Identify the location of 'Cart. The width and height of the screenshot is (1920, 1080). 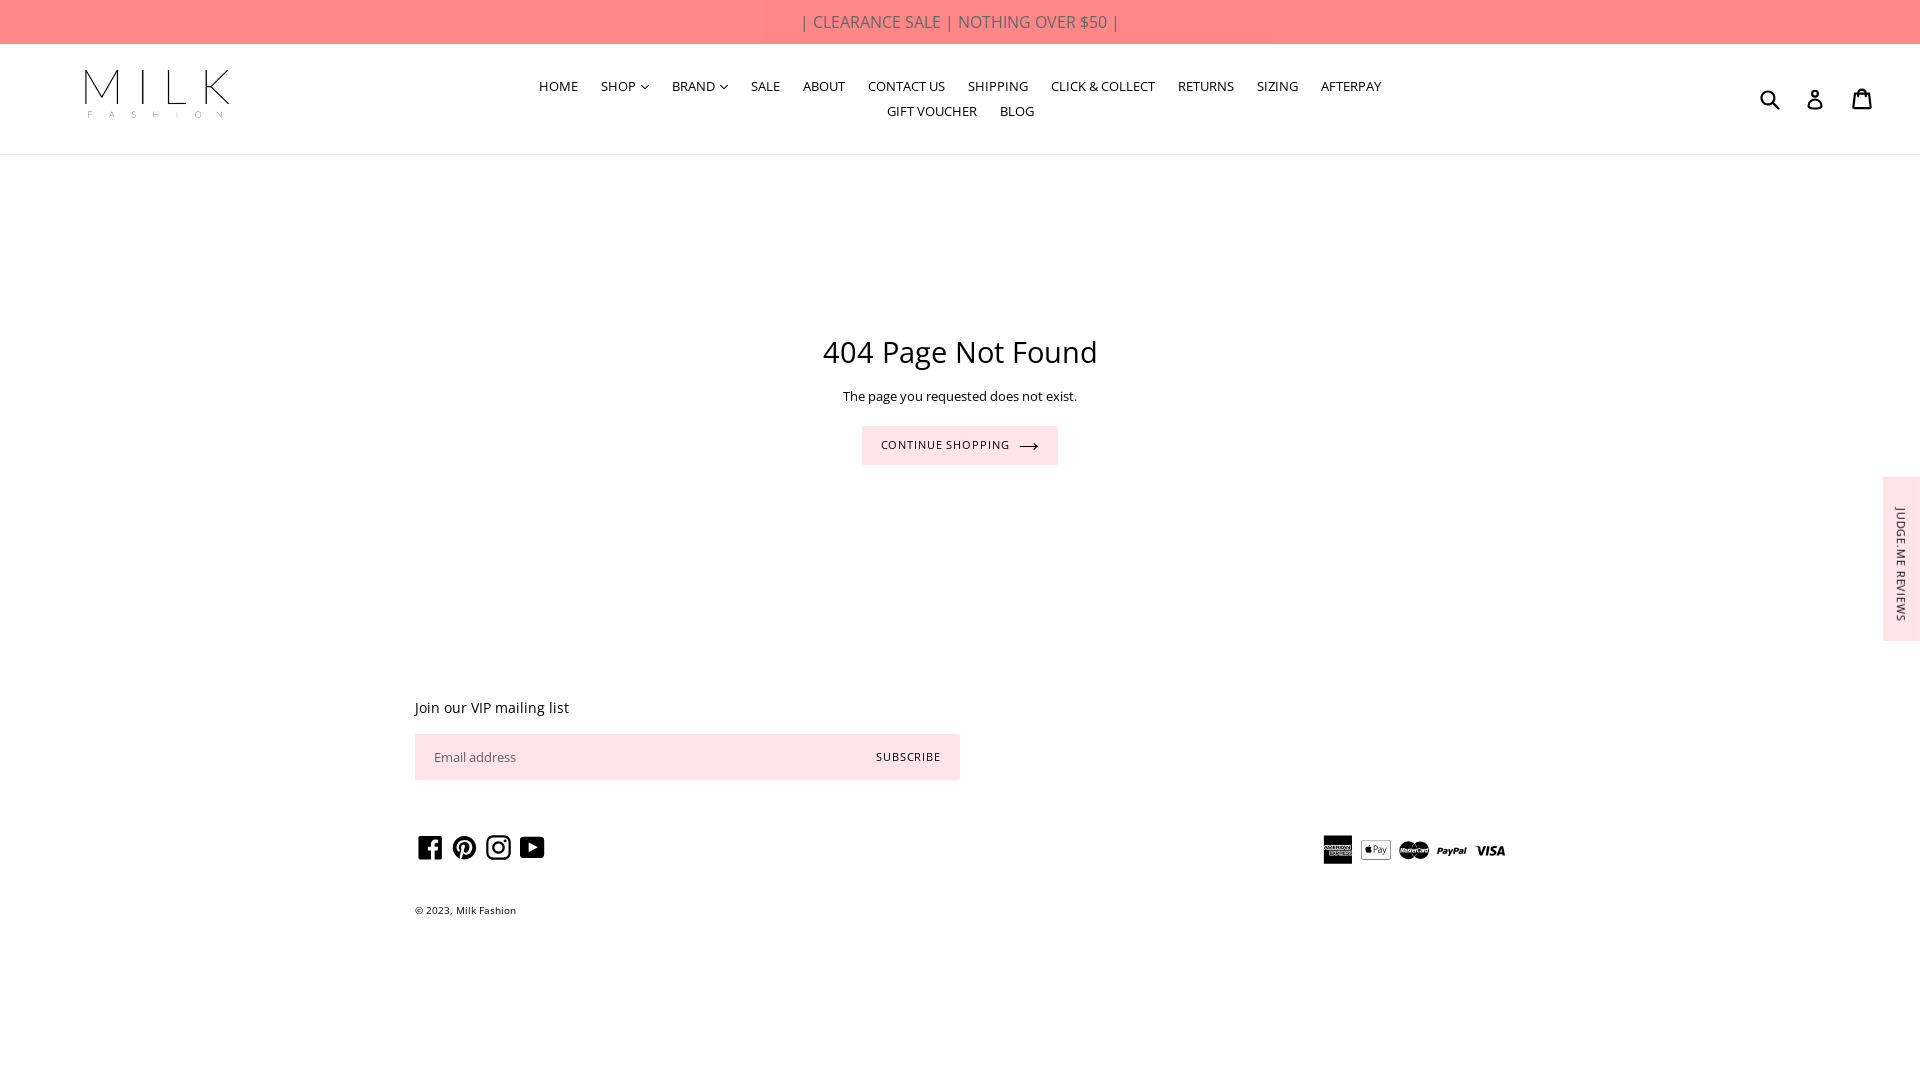
(1862, 99).